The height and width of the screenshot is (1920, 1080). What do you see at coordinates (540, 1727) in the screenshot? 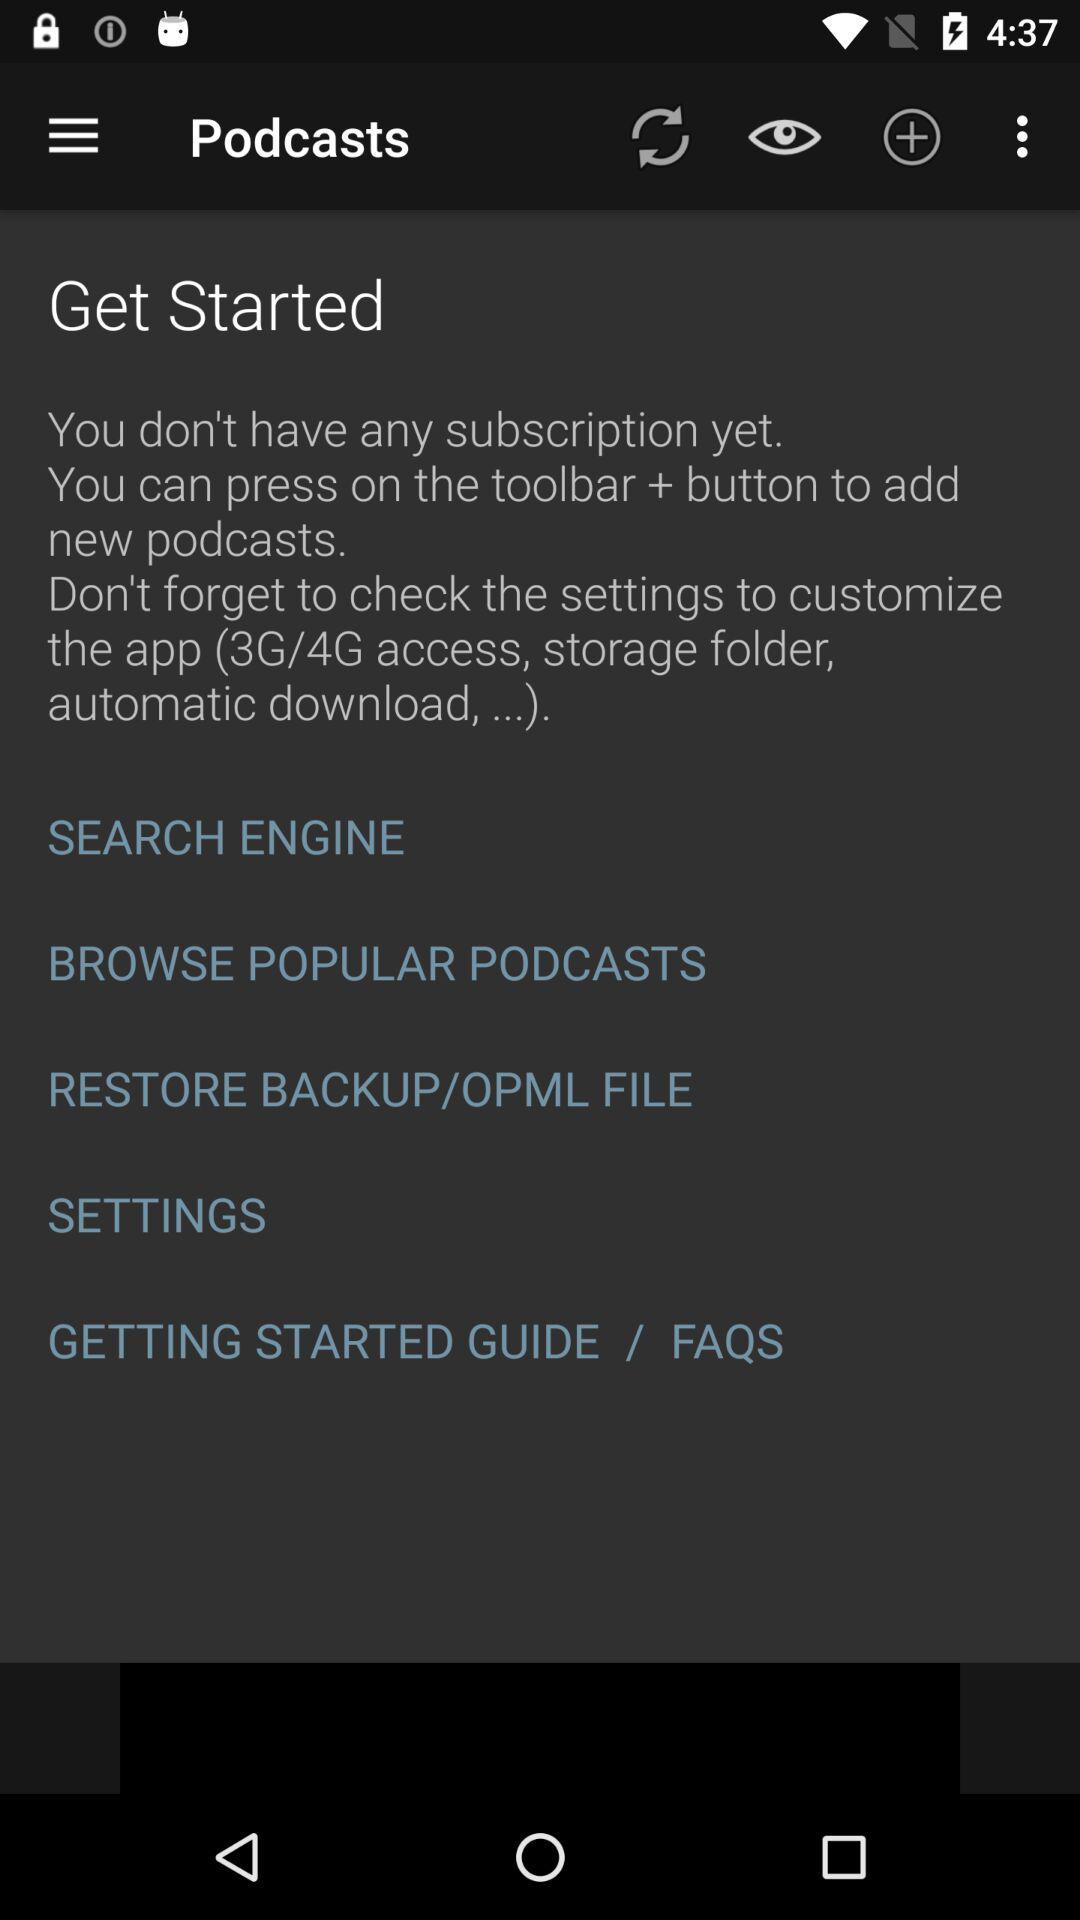
I see `the item below getting started guide` at bounding box center [540, 1727].